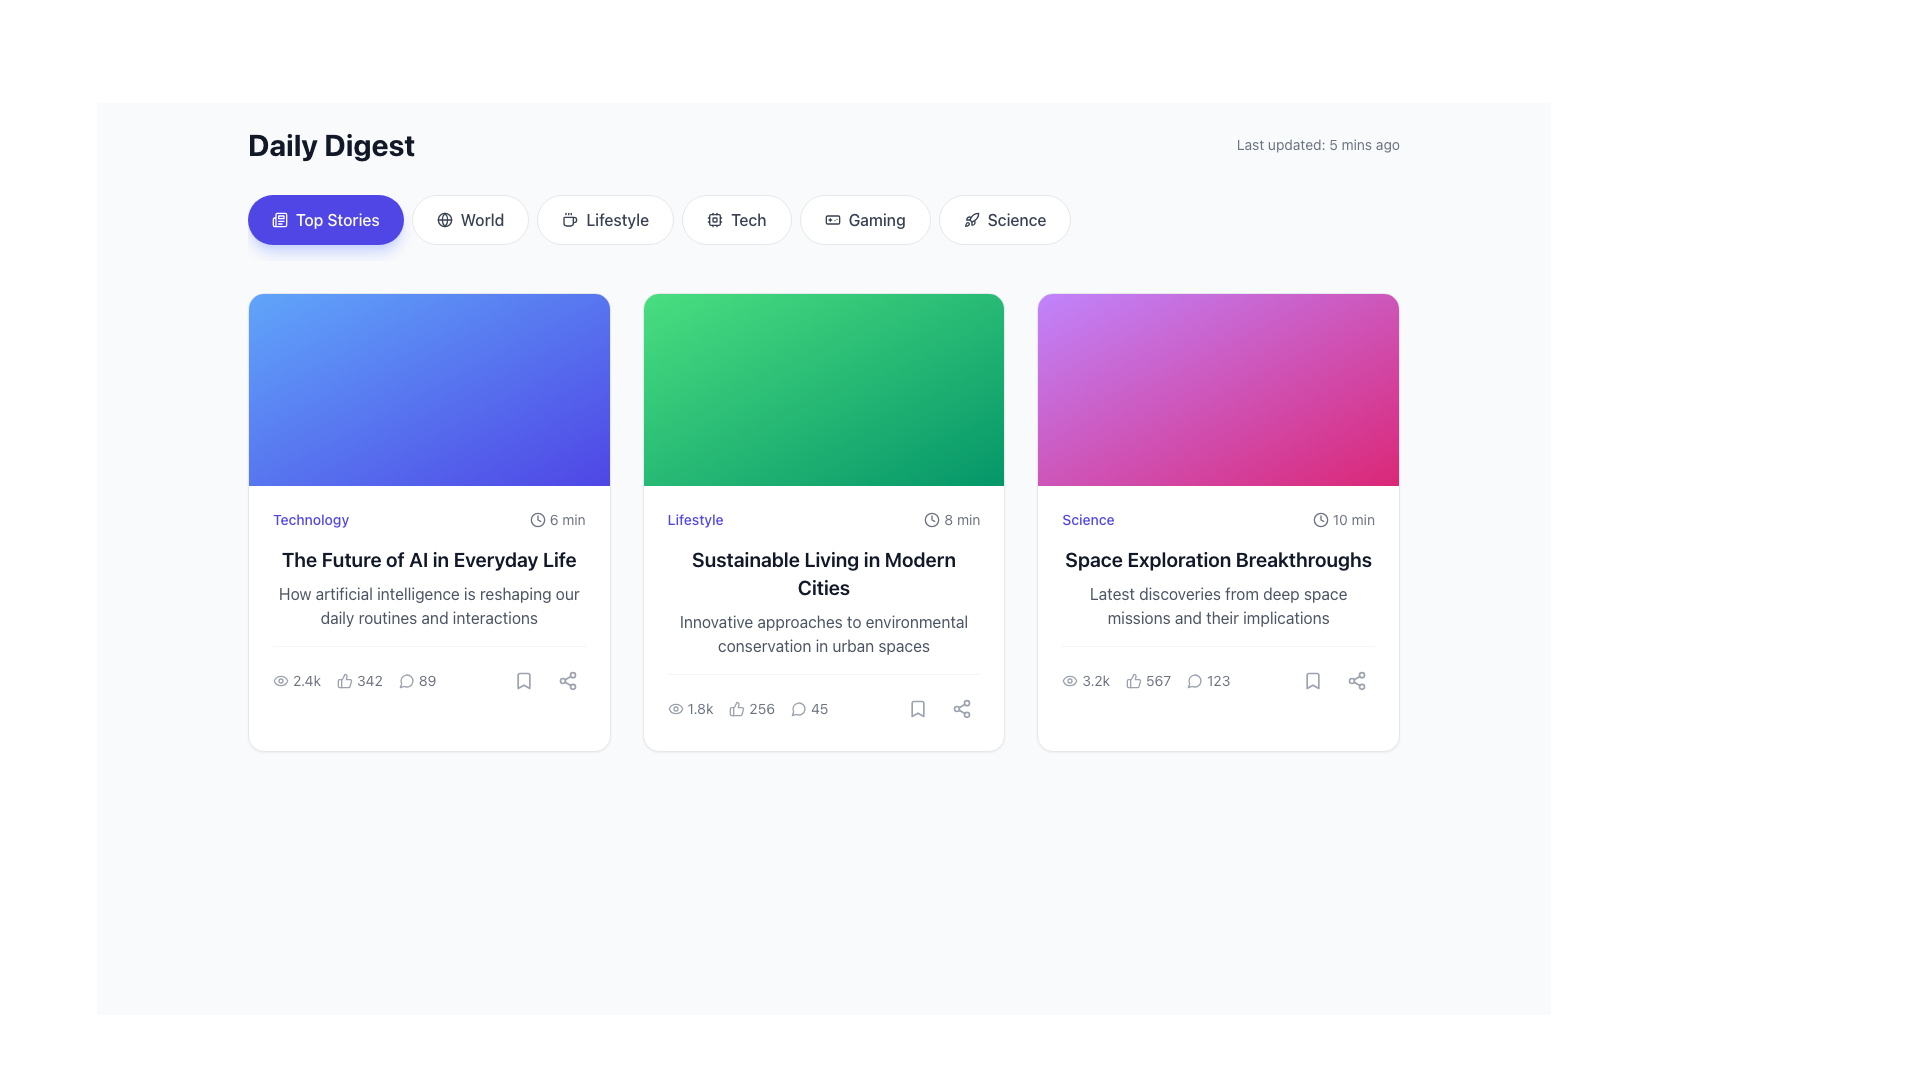 The height and width of the screenshot is (1080, 1920). What do you see at coordinates (537, 519) in the screenshot?
I see `the small gray SVG clock icon located in the top-right corner of the card titled 'The Future of AI in Everyday Life'` at bounding box center [537, 519].